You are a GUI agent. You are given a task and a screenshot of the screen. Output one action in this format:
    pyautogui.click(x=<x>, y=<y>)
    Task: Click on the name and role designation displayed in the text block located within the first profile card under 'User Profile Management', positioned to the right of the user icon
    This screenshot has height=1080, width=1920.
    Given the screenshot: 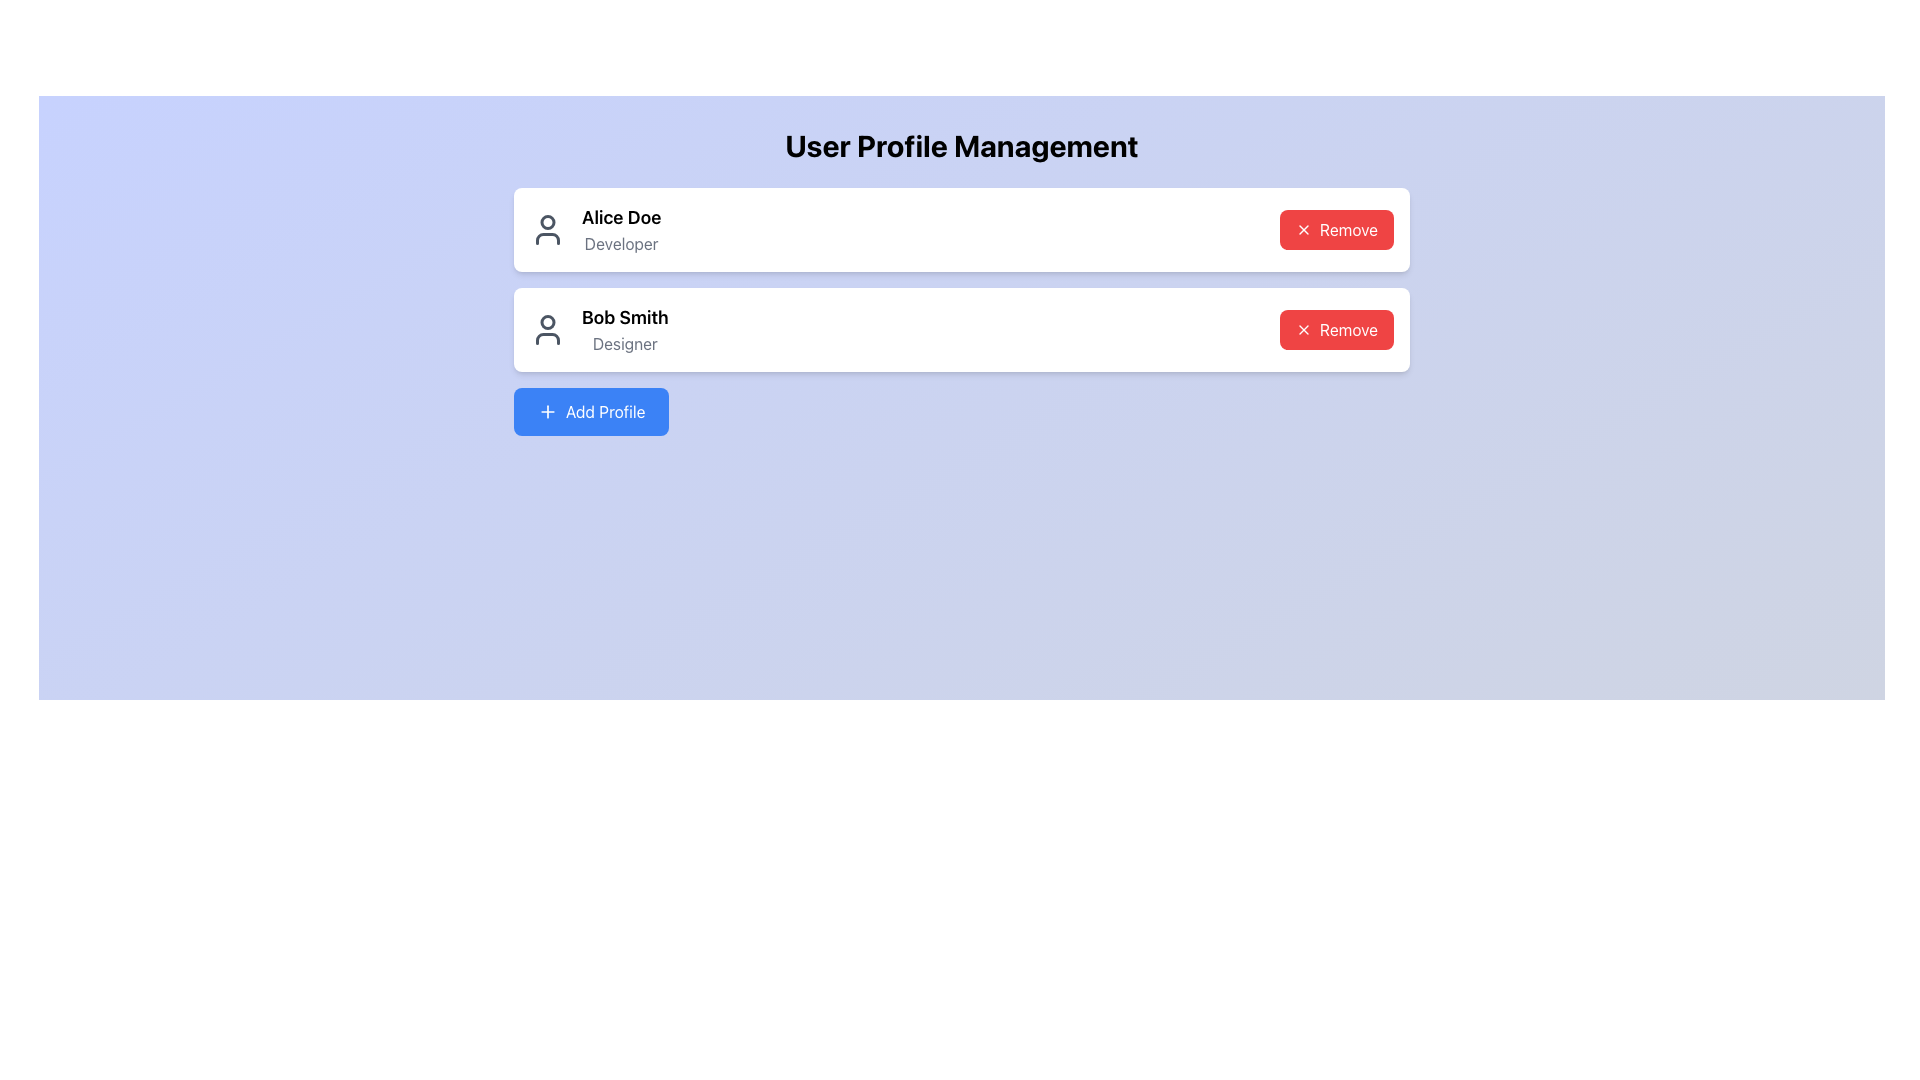 What is the action you would take?
    pyautogui.click(x=620, y=229)
    